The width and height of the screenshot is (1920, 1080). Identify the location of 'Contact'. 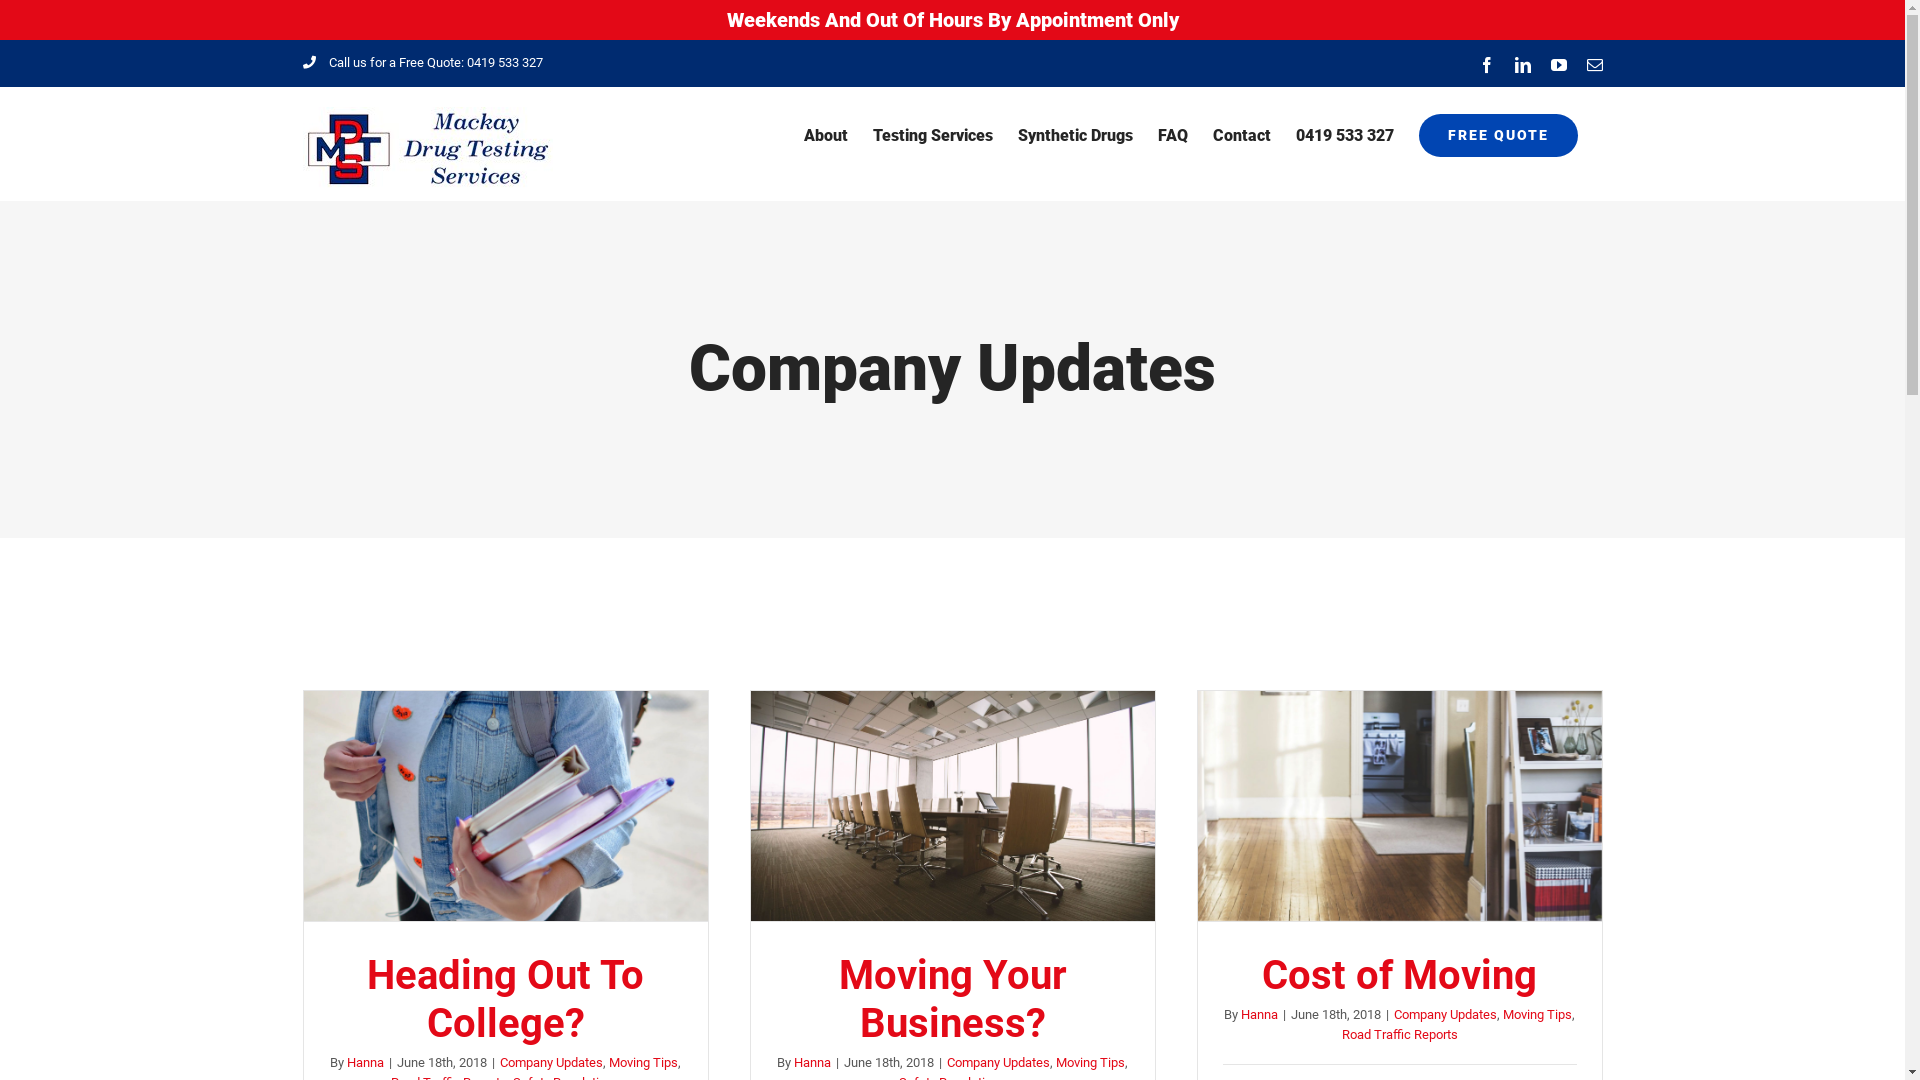
(1240, 135).